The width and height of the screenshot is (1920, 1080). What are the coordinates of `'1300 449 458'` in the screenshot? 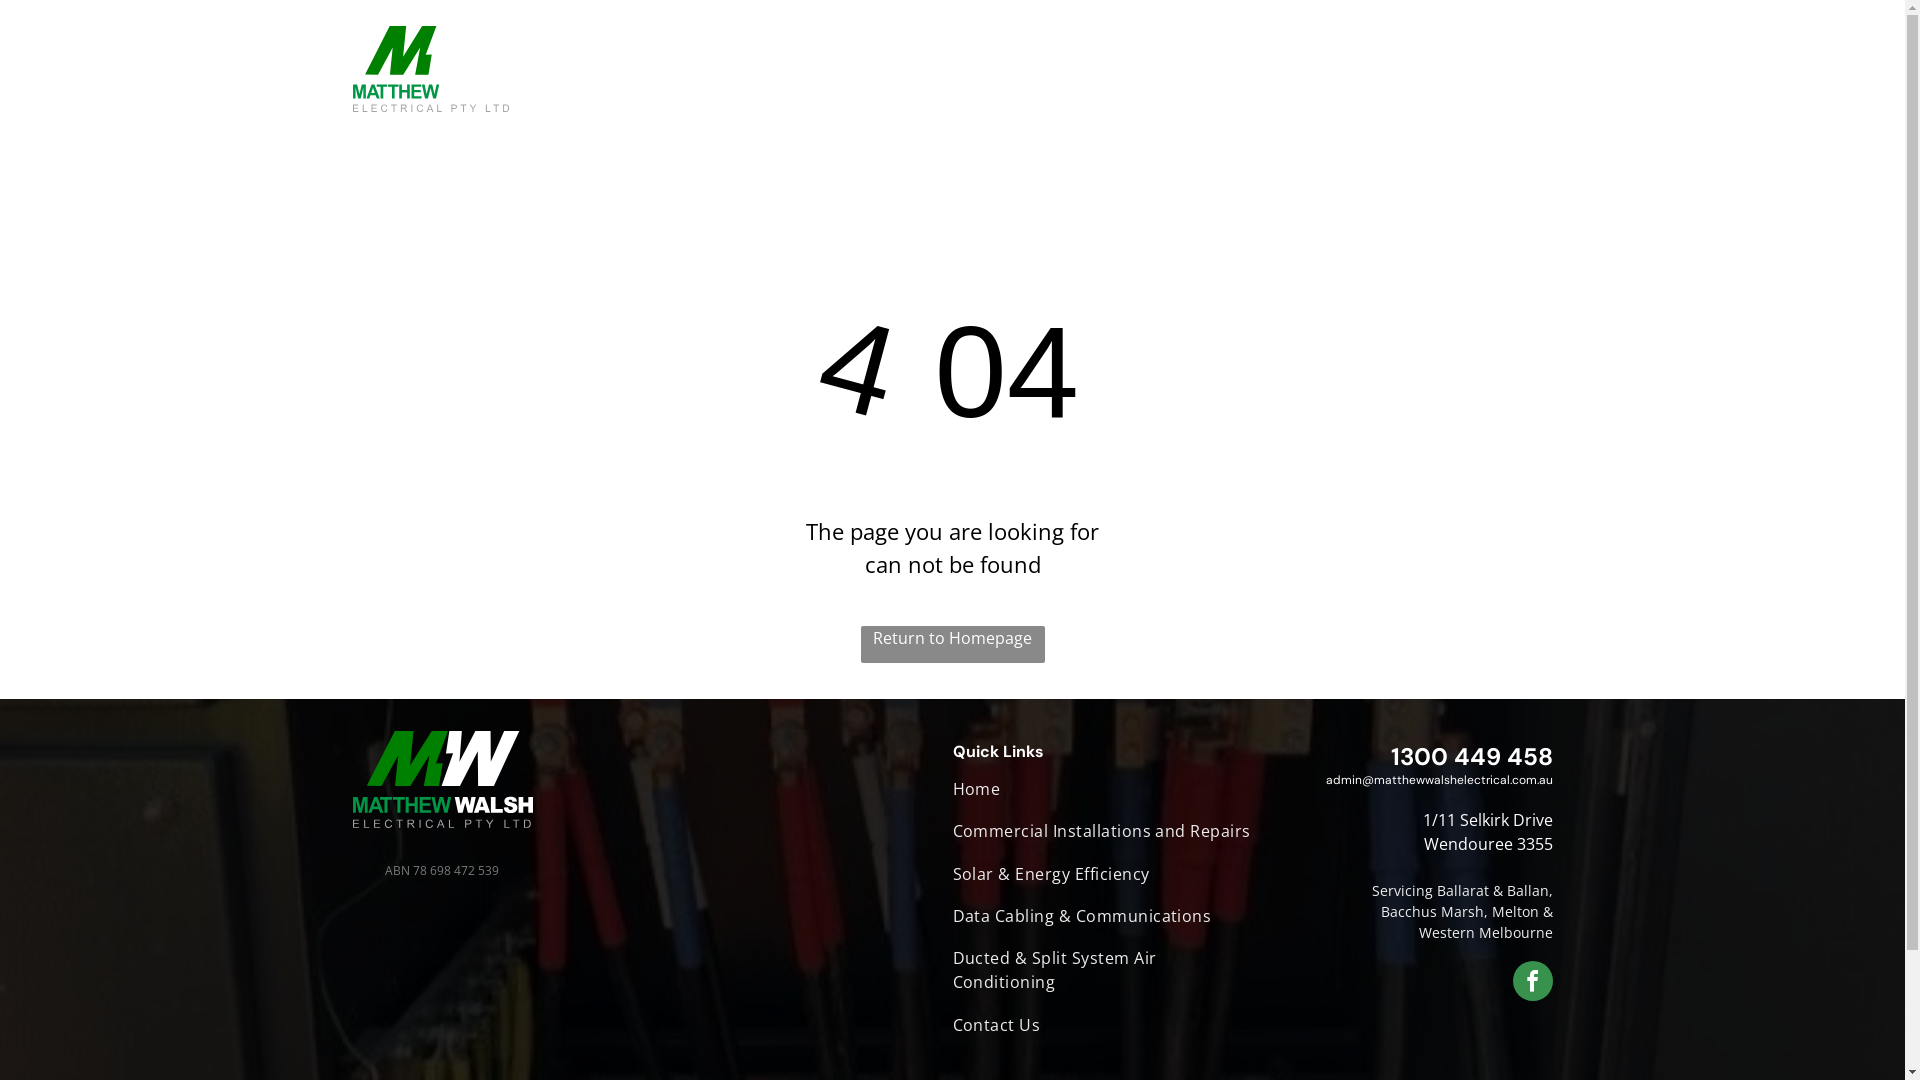 It's located at (1470, 756).